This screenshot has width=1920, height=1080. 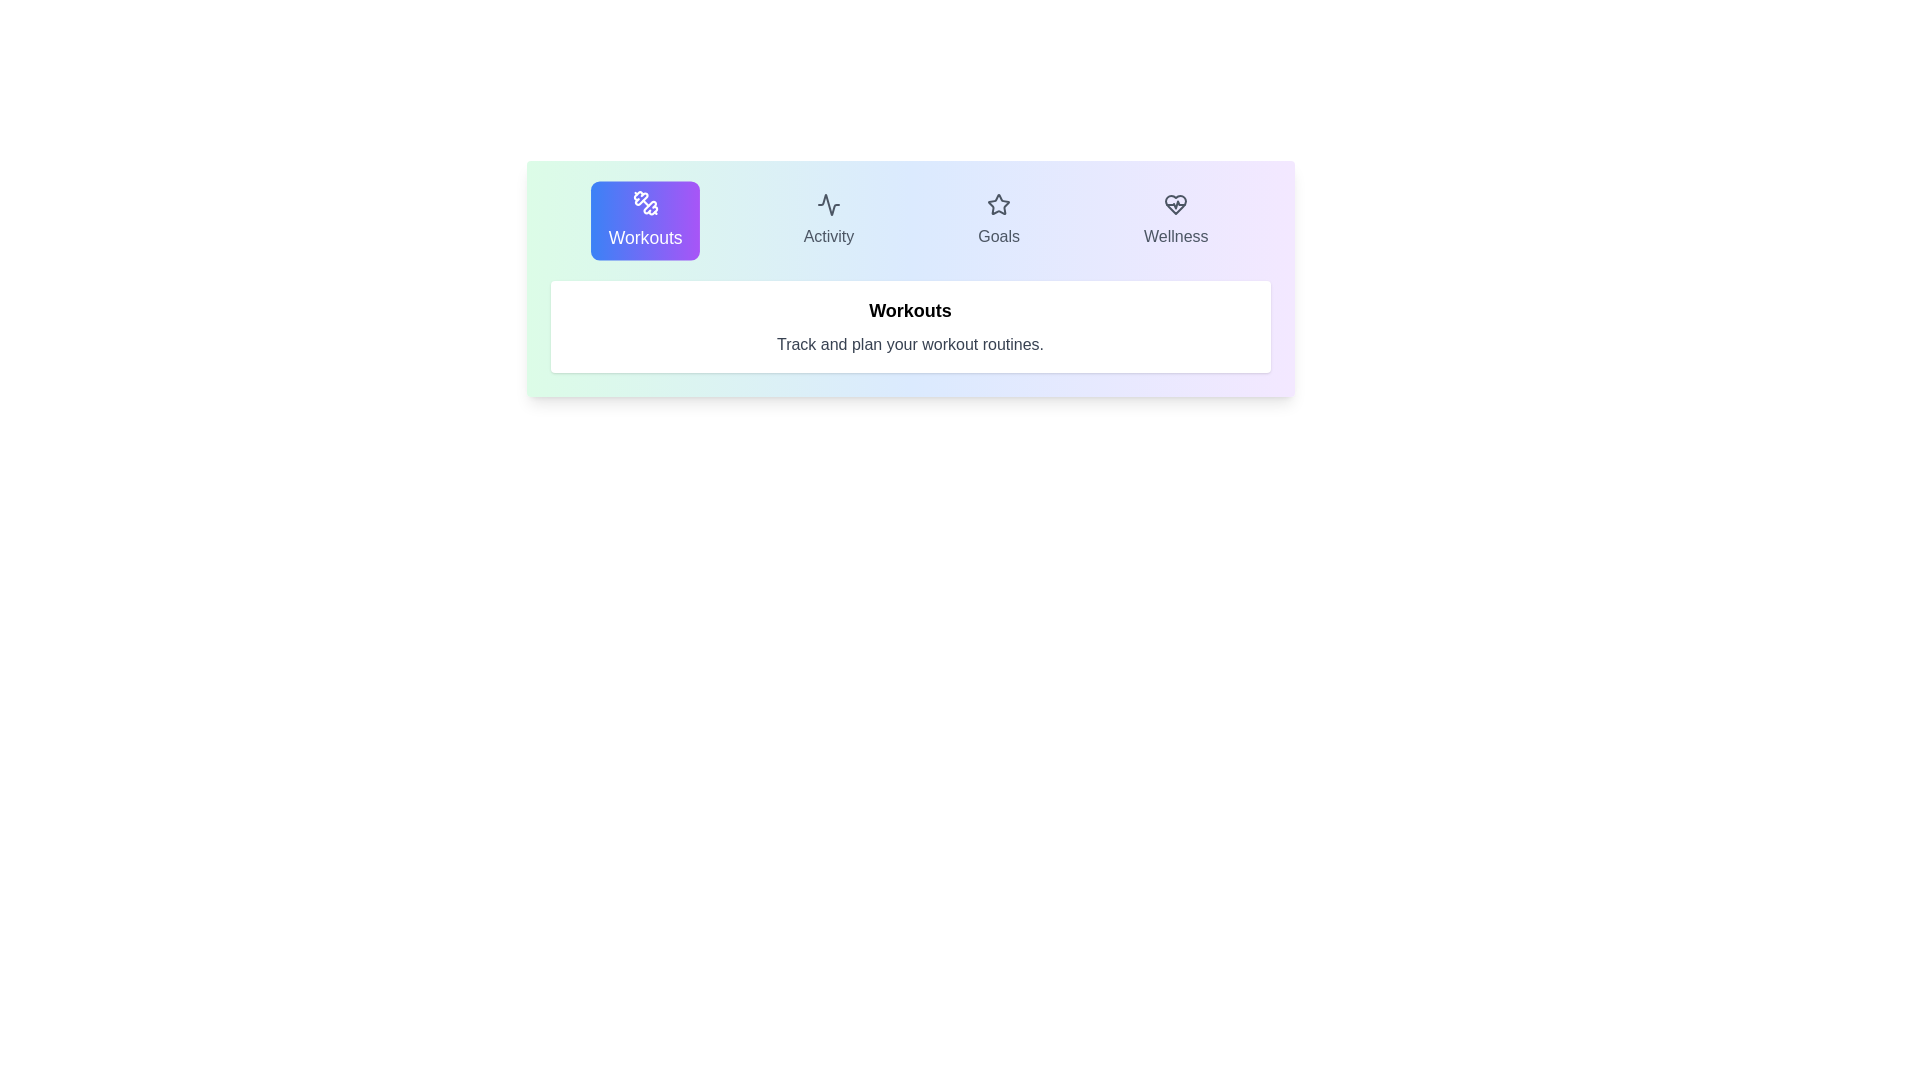 What do you see at coordinates (999, 204) in the screenshot?
I see `the star-shaped icon with a hollow center located above the 'Goals' text` at bounding box center [999, 204].